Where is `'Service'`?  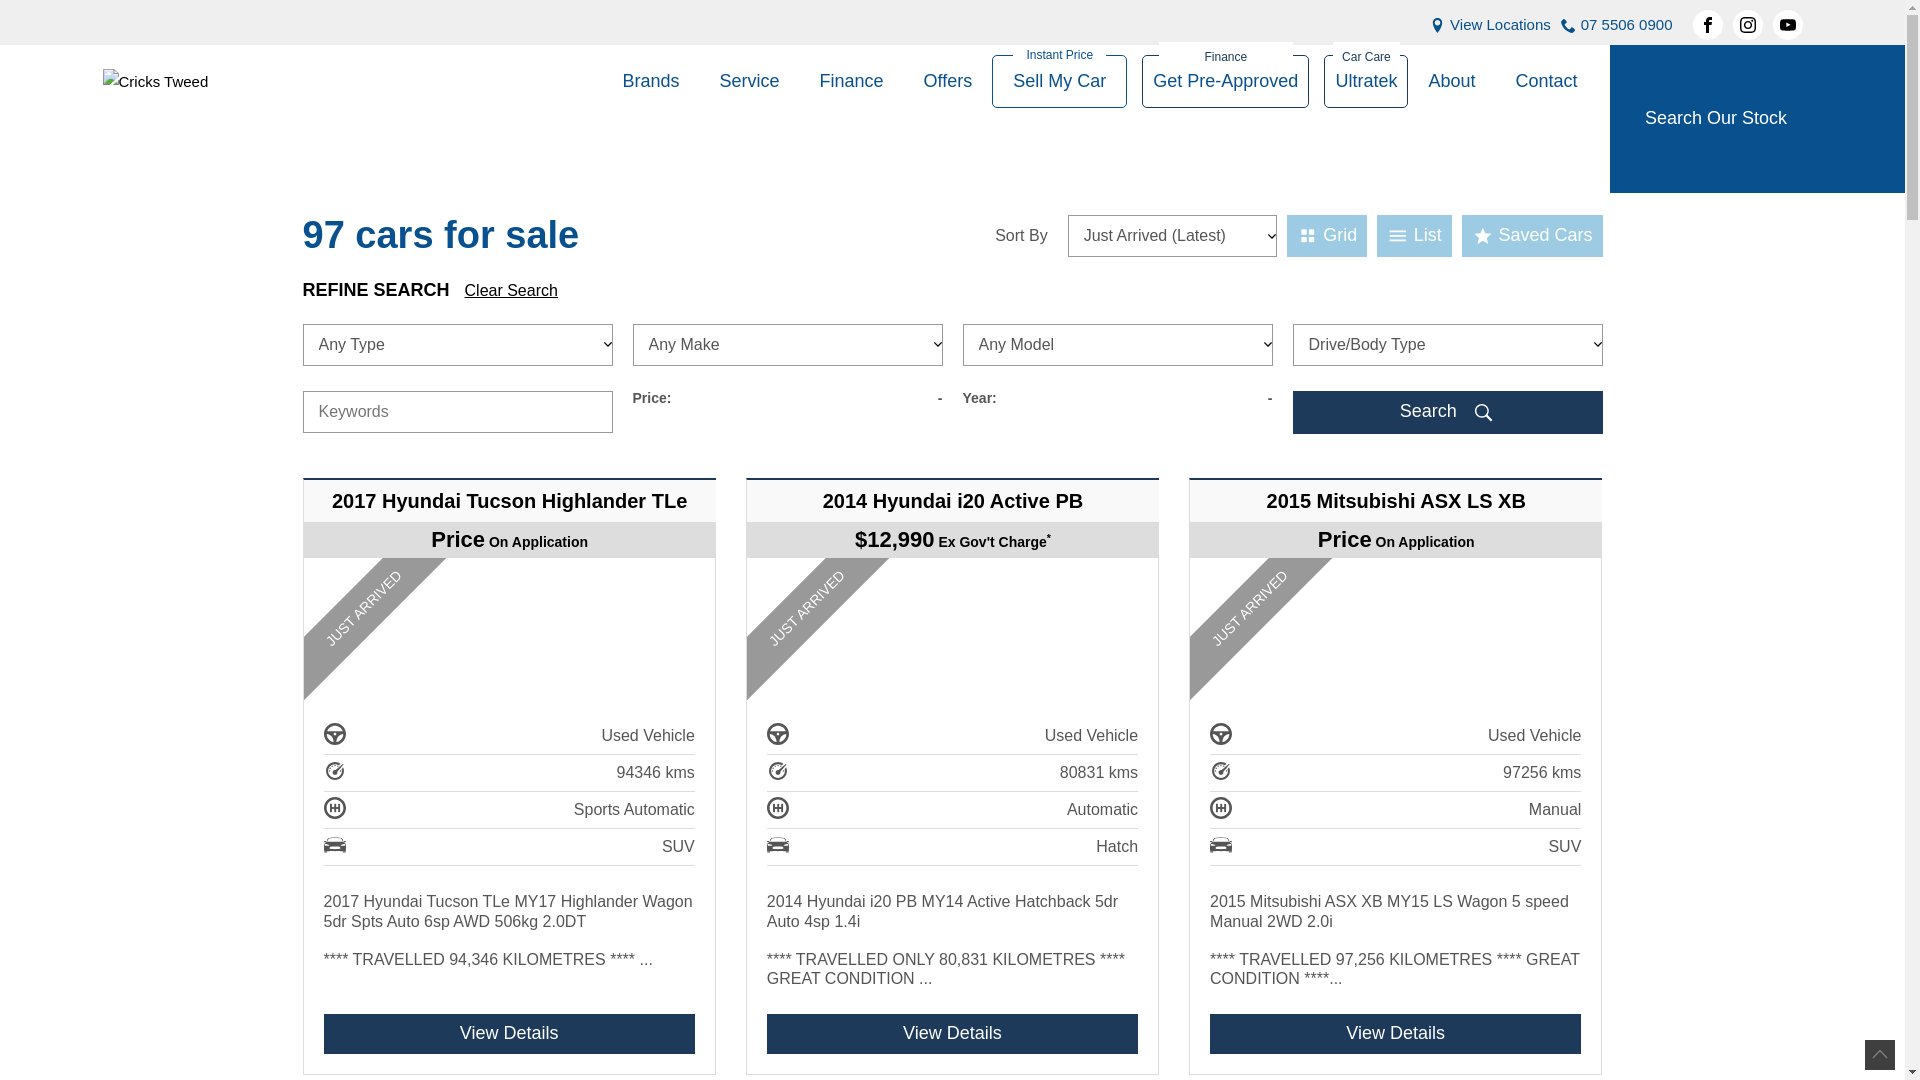
'Service' is located at coordinates (700, 80).